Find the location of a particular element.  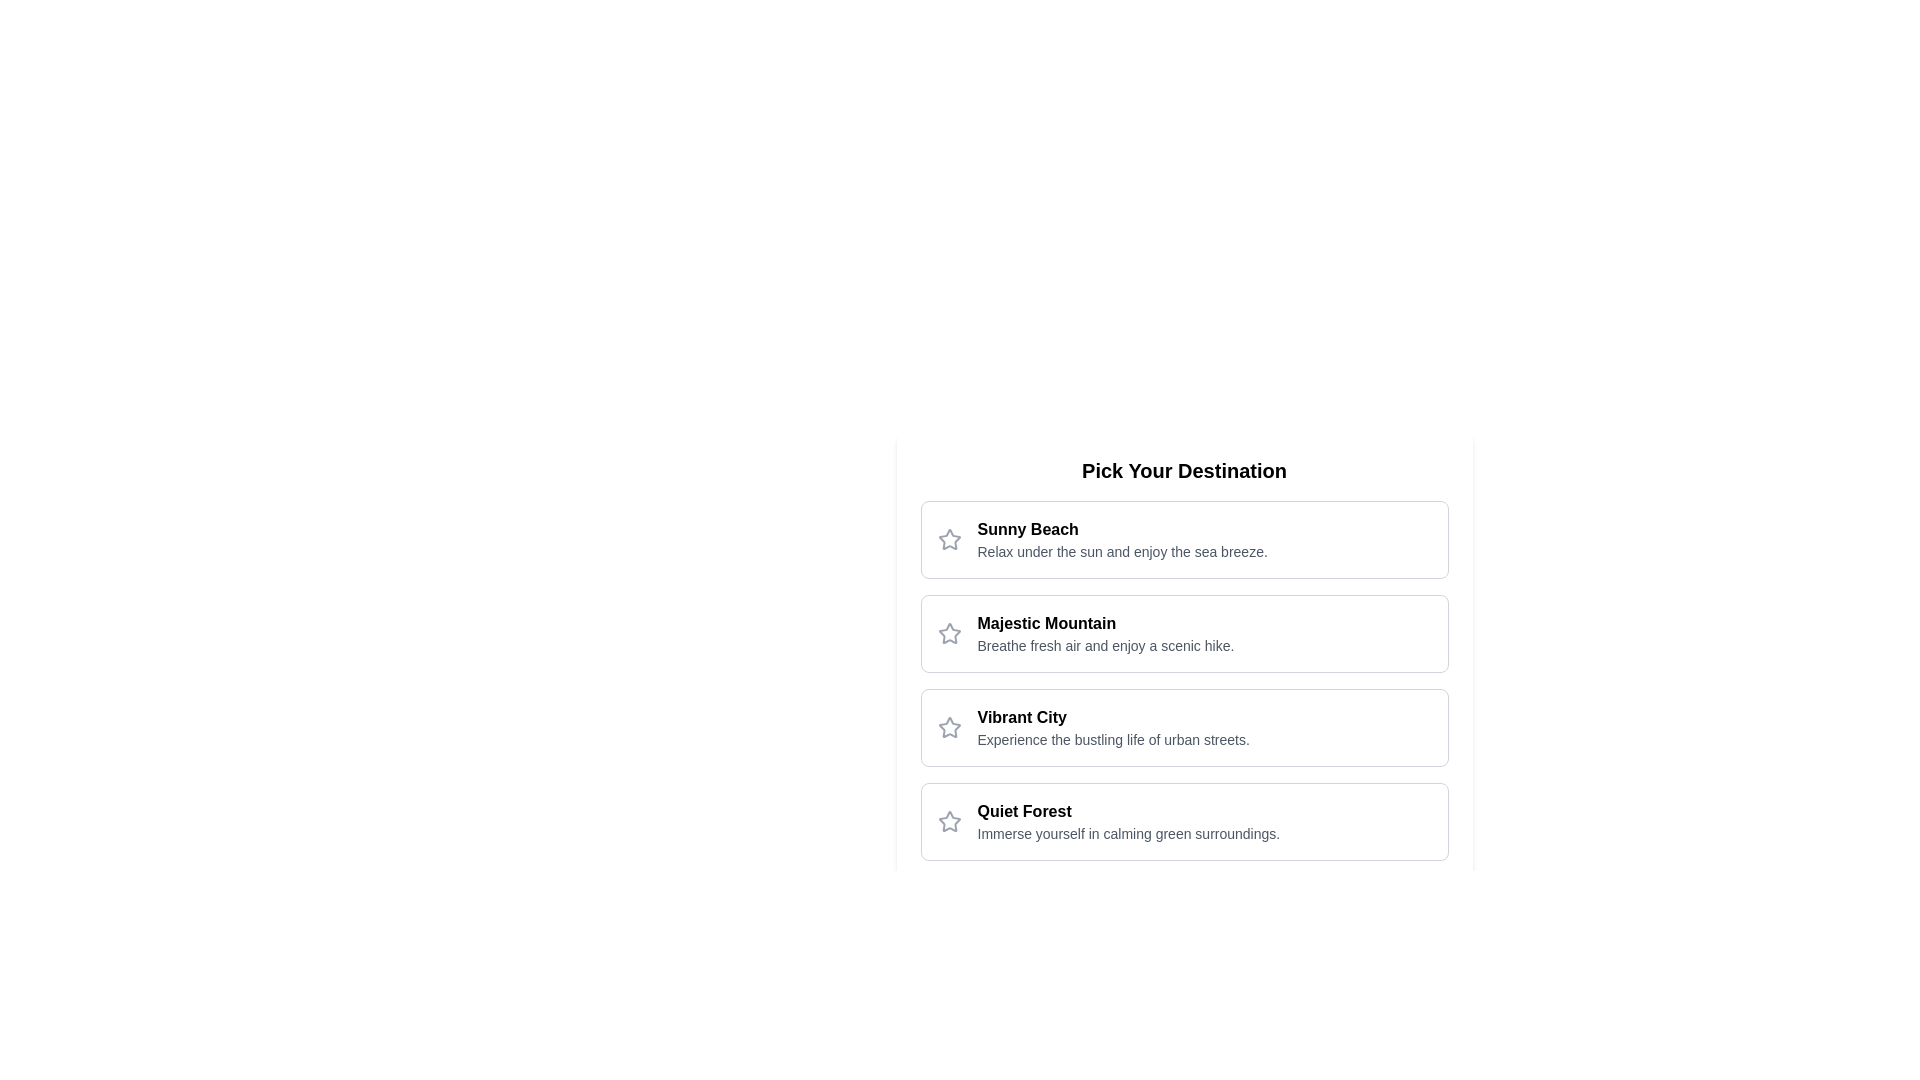

the star icon located to the left of the text content in the 'Quiet Forest' list item is located at coordinates (948, 821).